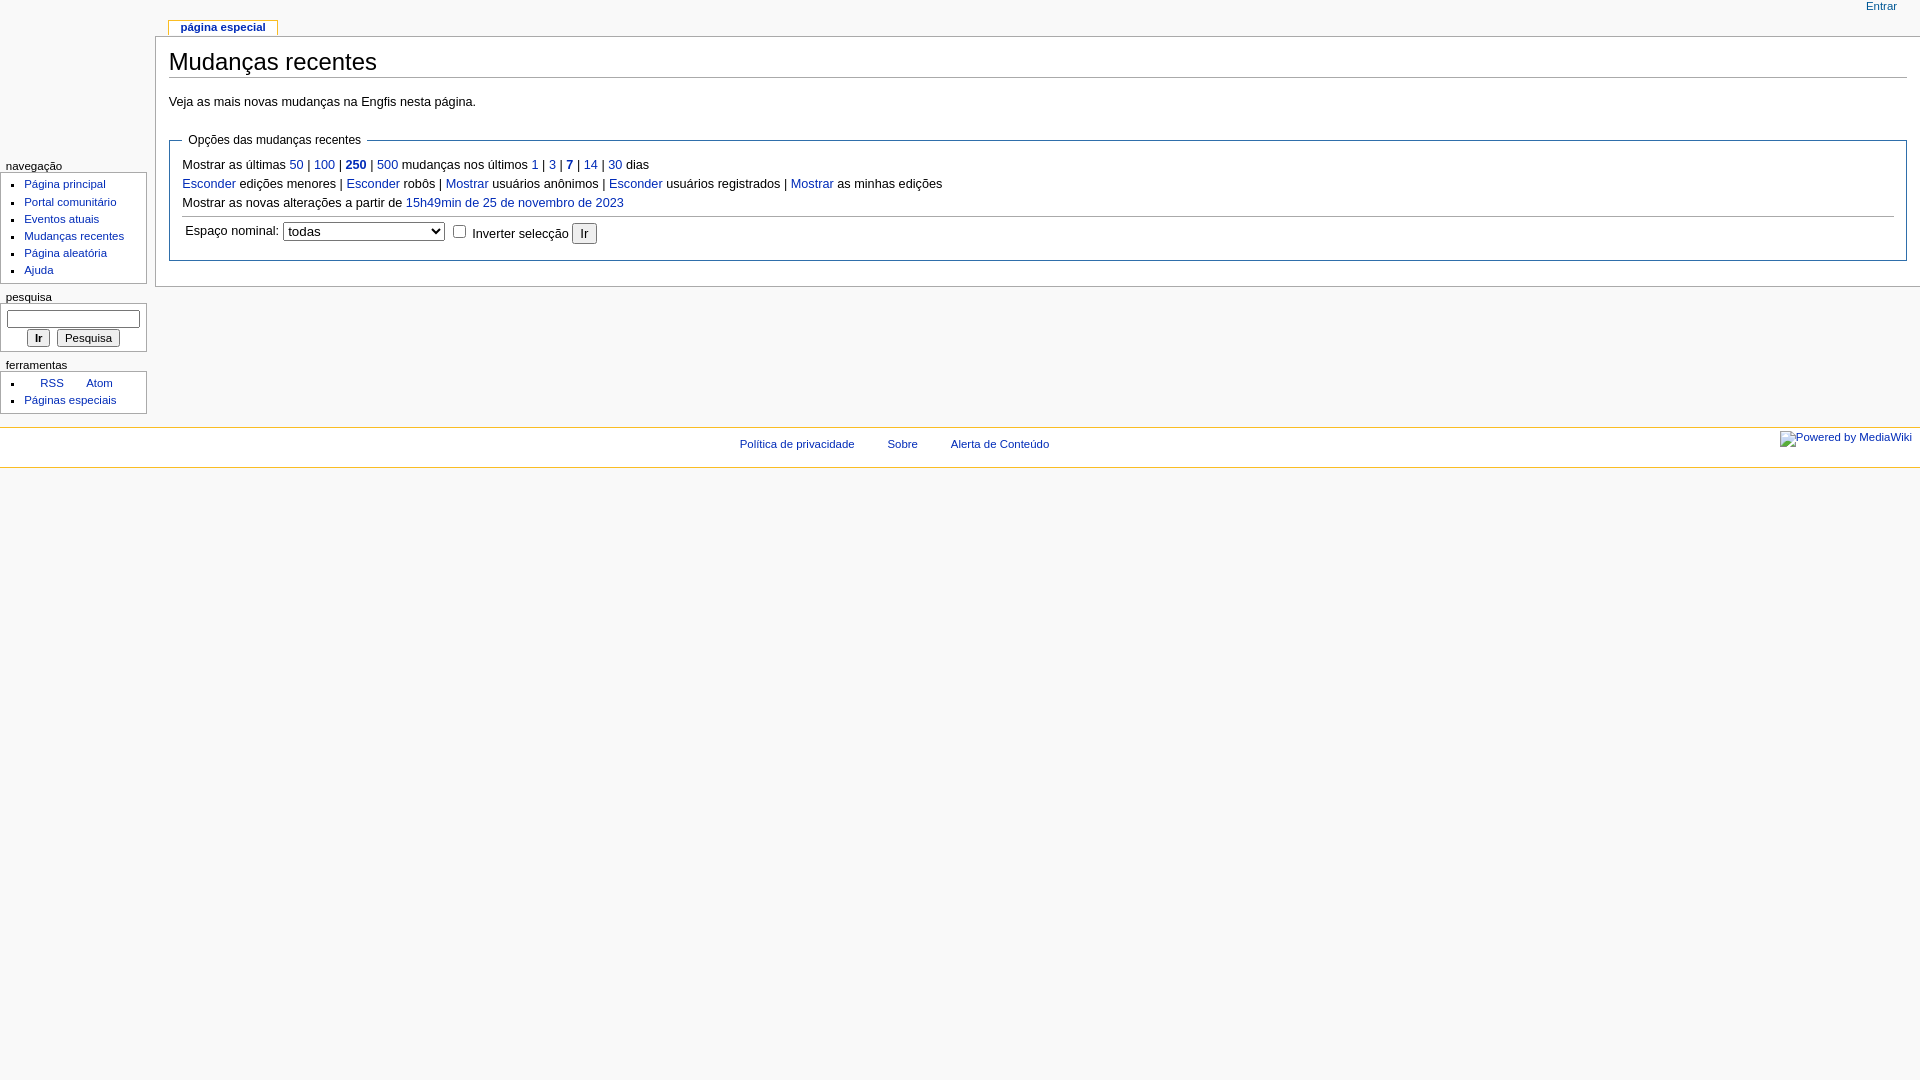 This screenshot has height=1080, width=1920. Describe the element at coordinates (534, 164) in the screenshot. I see `'1'` at that location.